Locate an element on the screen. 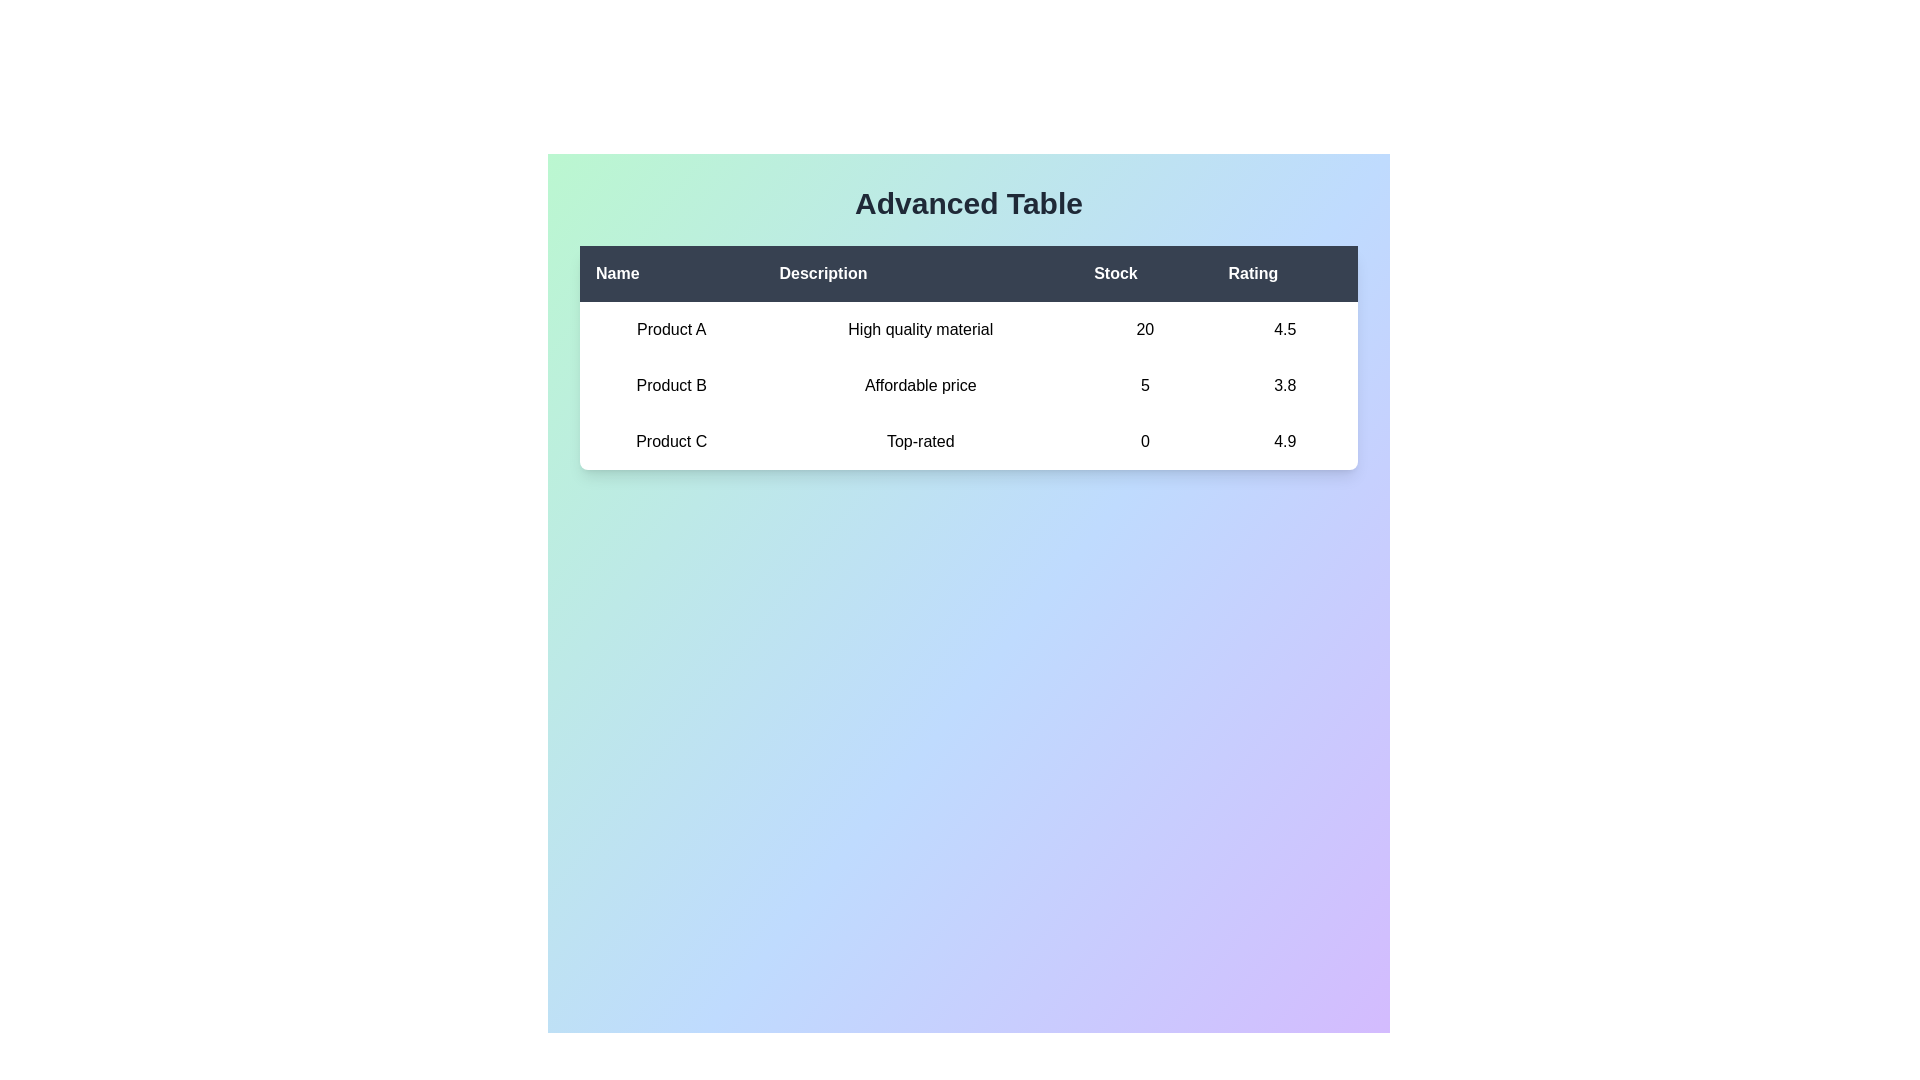  the text label element displaying the product name in the first column of the table is located at coordinates (671, 329).